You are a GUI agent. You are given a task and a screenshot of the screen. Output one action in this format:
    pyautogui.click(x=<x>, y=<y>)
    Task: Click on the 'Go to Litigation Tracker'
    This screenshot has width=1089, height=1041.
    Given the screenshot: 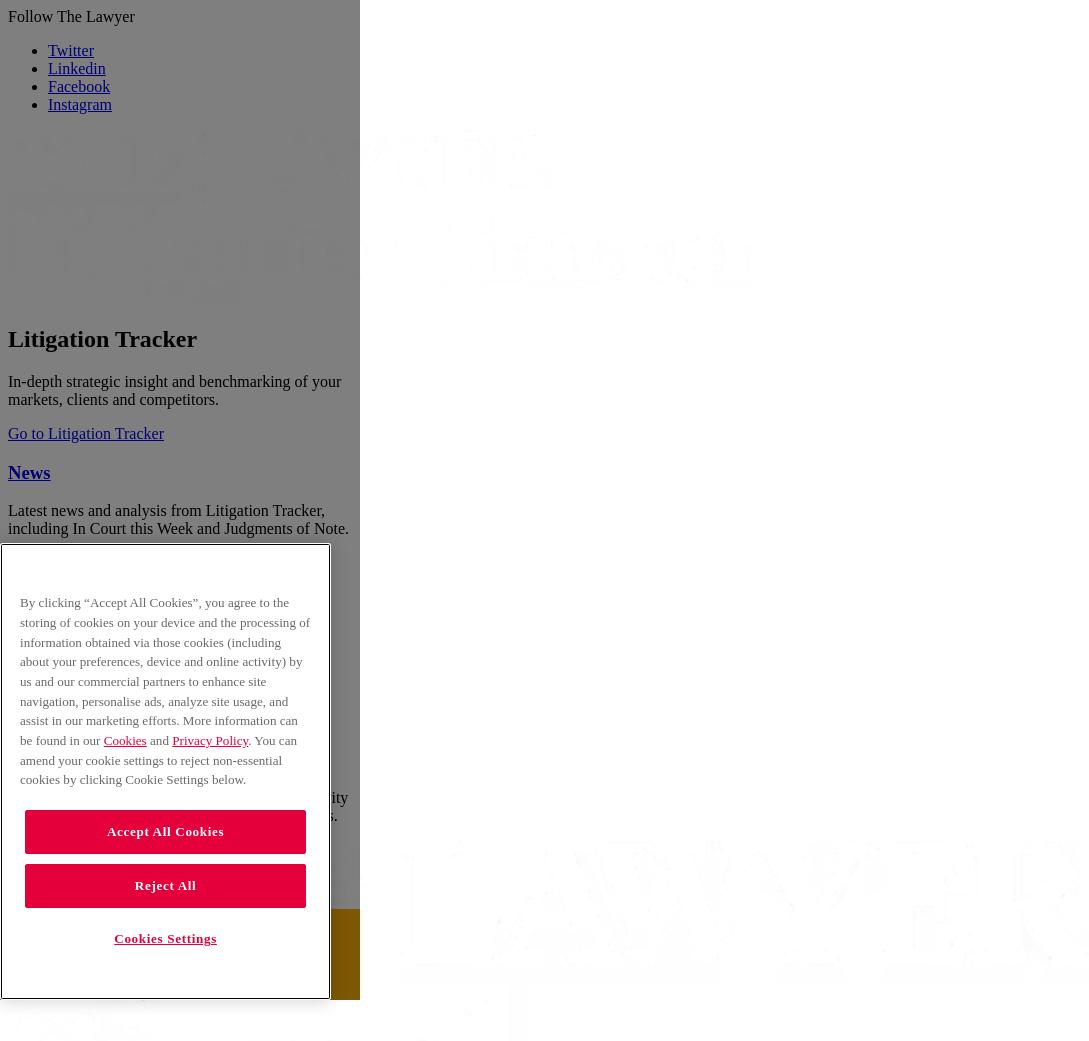 What is the action you would take?
    pyautogui.click(x=85, y=431)
    